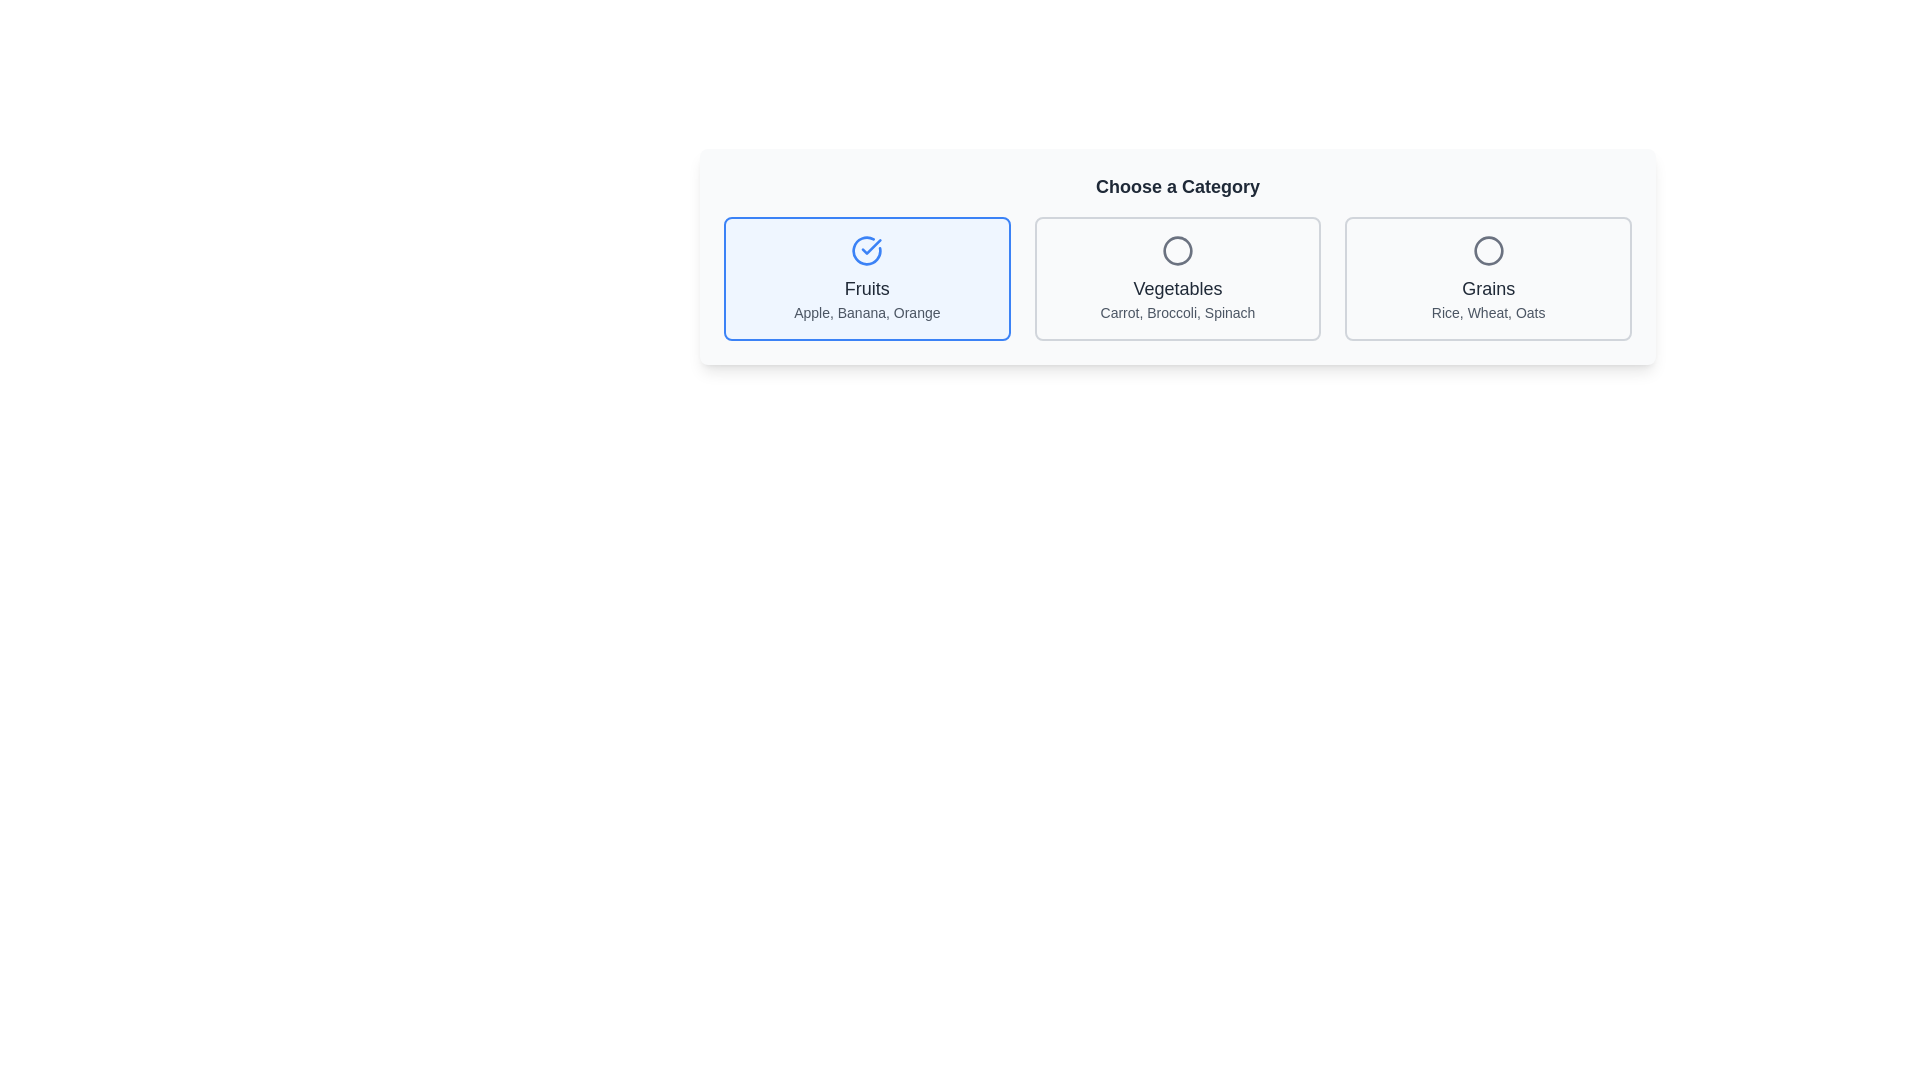 The height and width of the screenshot is (1080, 1920). I want to click on the 'Vegetables' category selection card, which is the middle card in the row under 'Choose a Category', to observe any hover effects, so click(1177, 256).